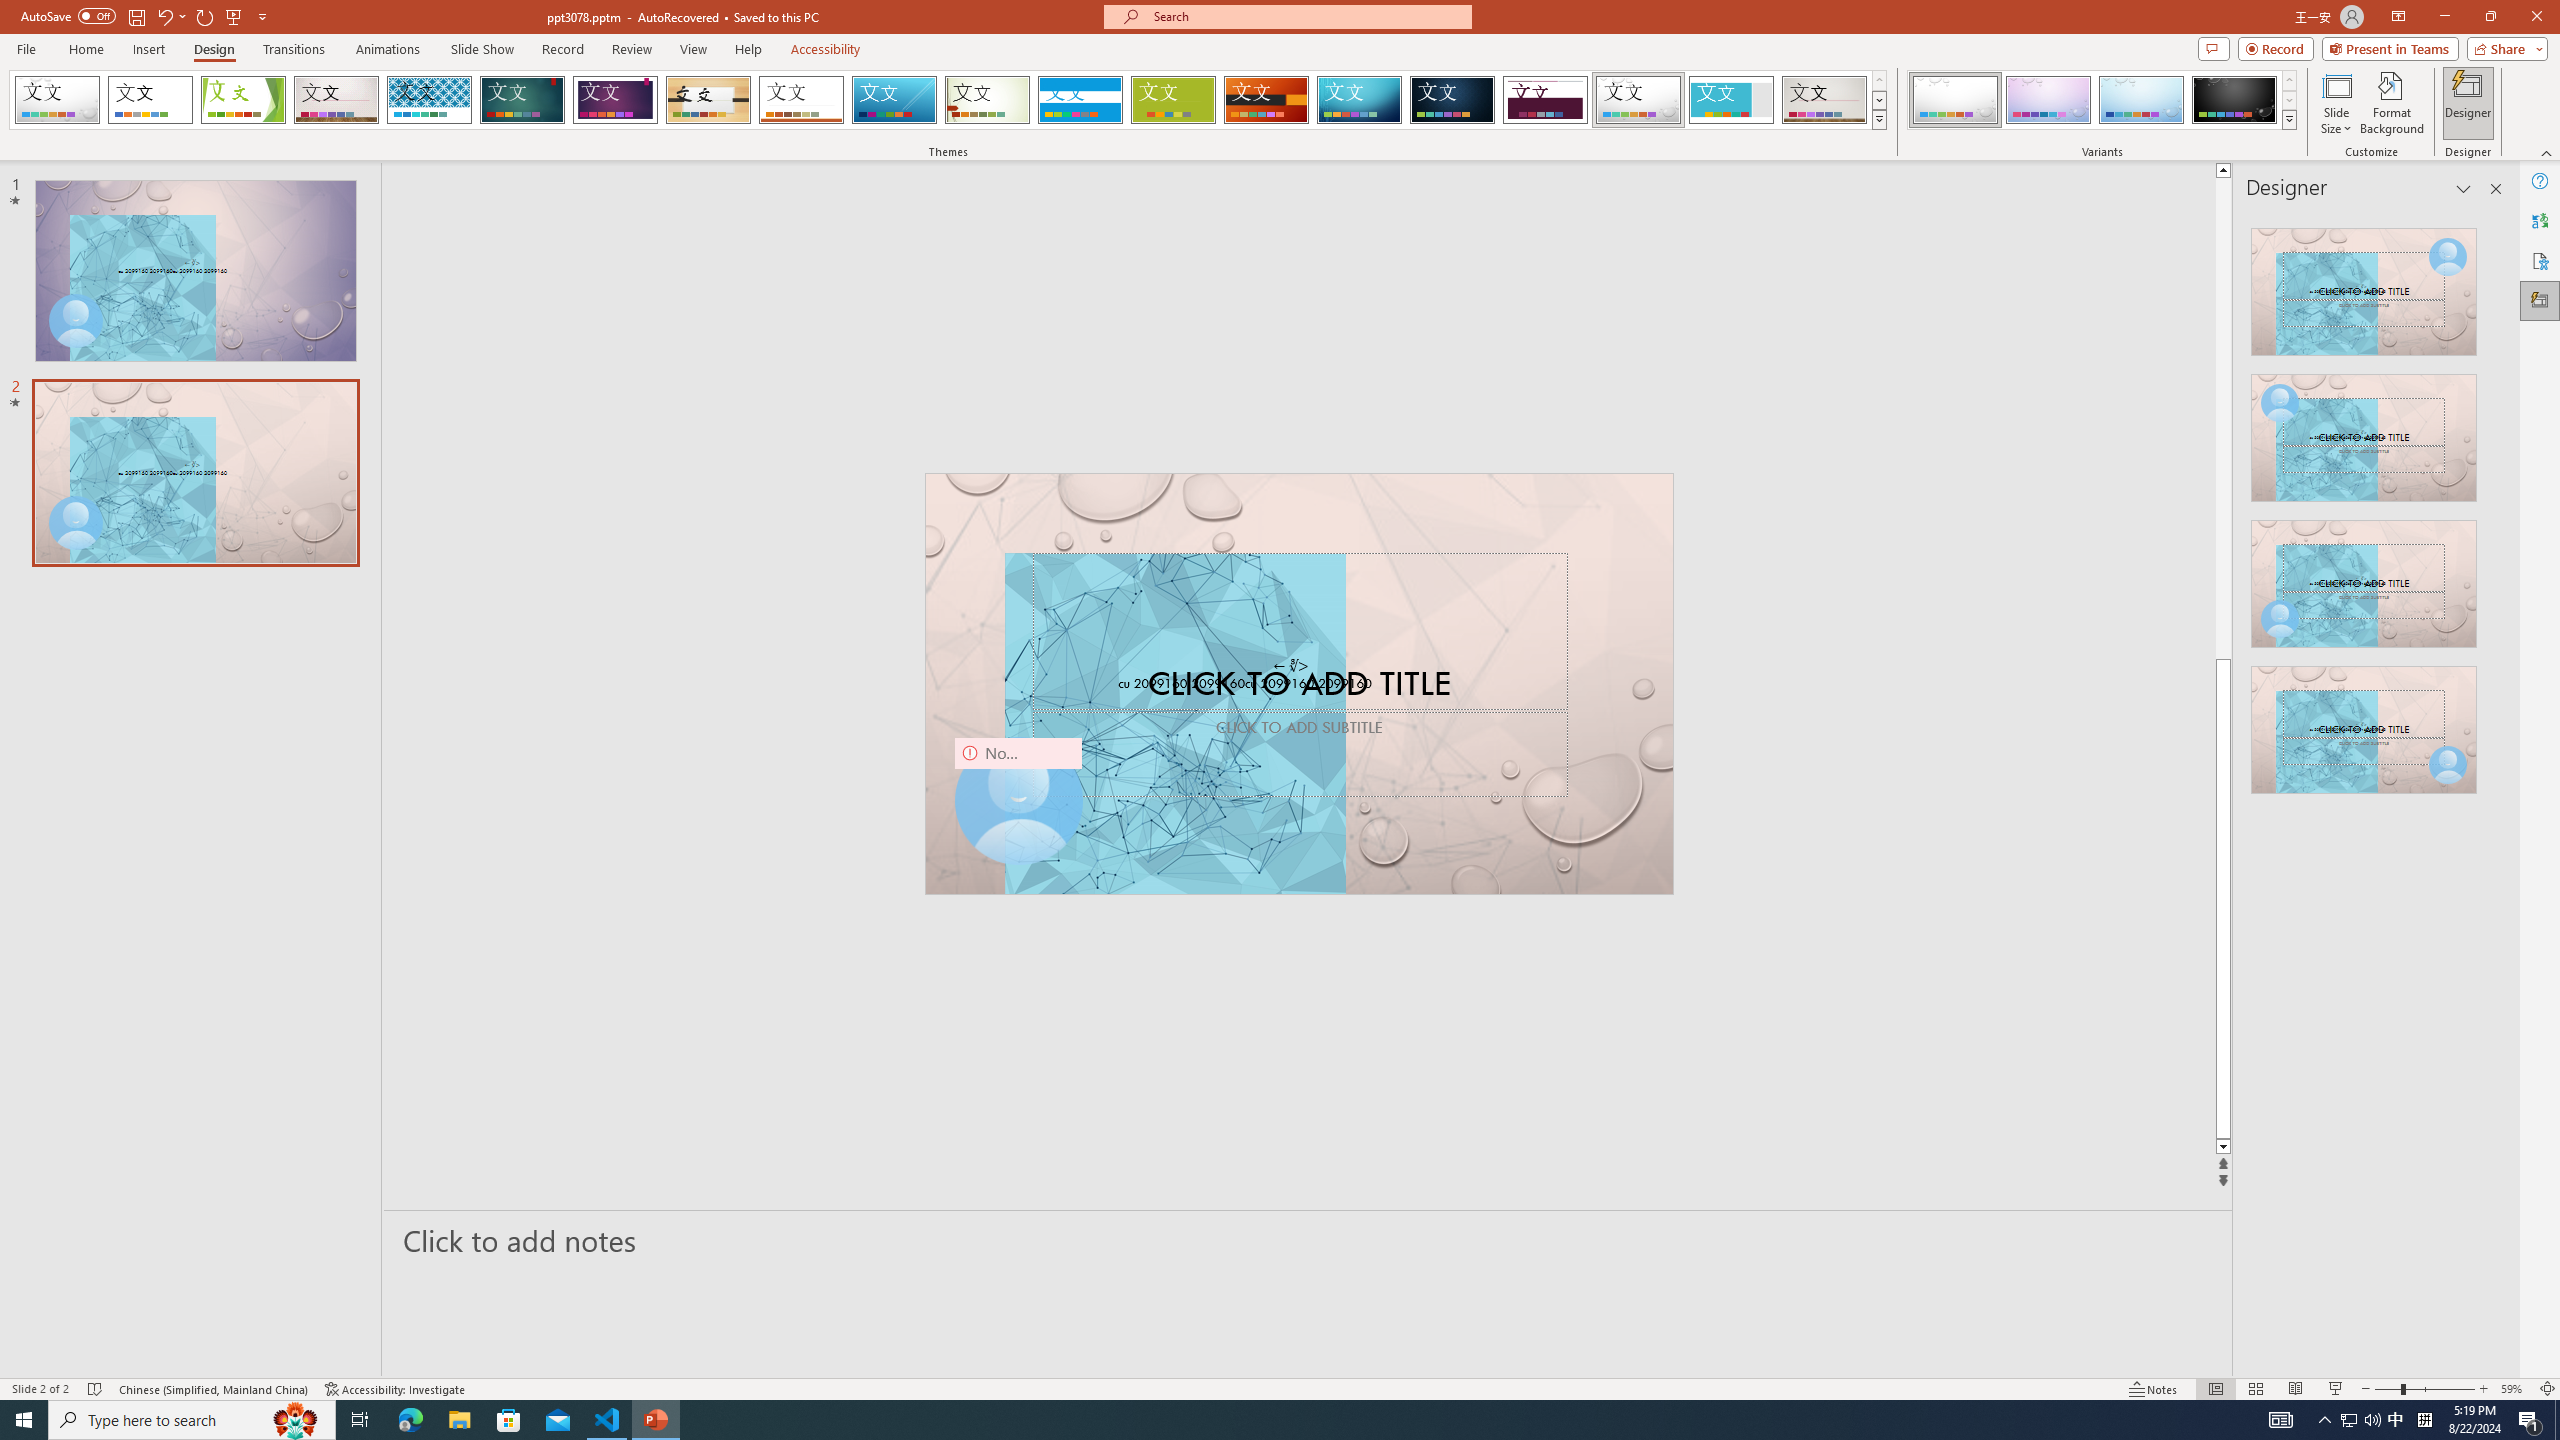  Describe the element at coordinates (1016, 800) in the screenshot. I see `'Camera 9, No camera detected.'` at that location.